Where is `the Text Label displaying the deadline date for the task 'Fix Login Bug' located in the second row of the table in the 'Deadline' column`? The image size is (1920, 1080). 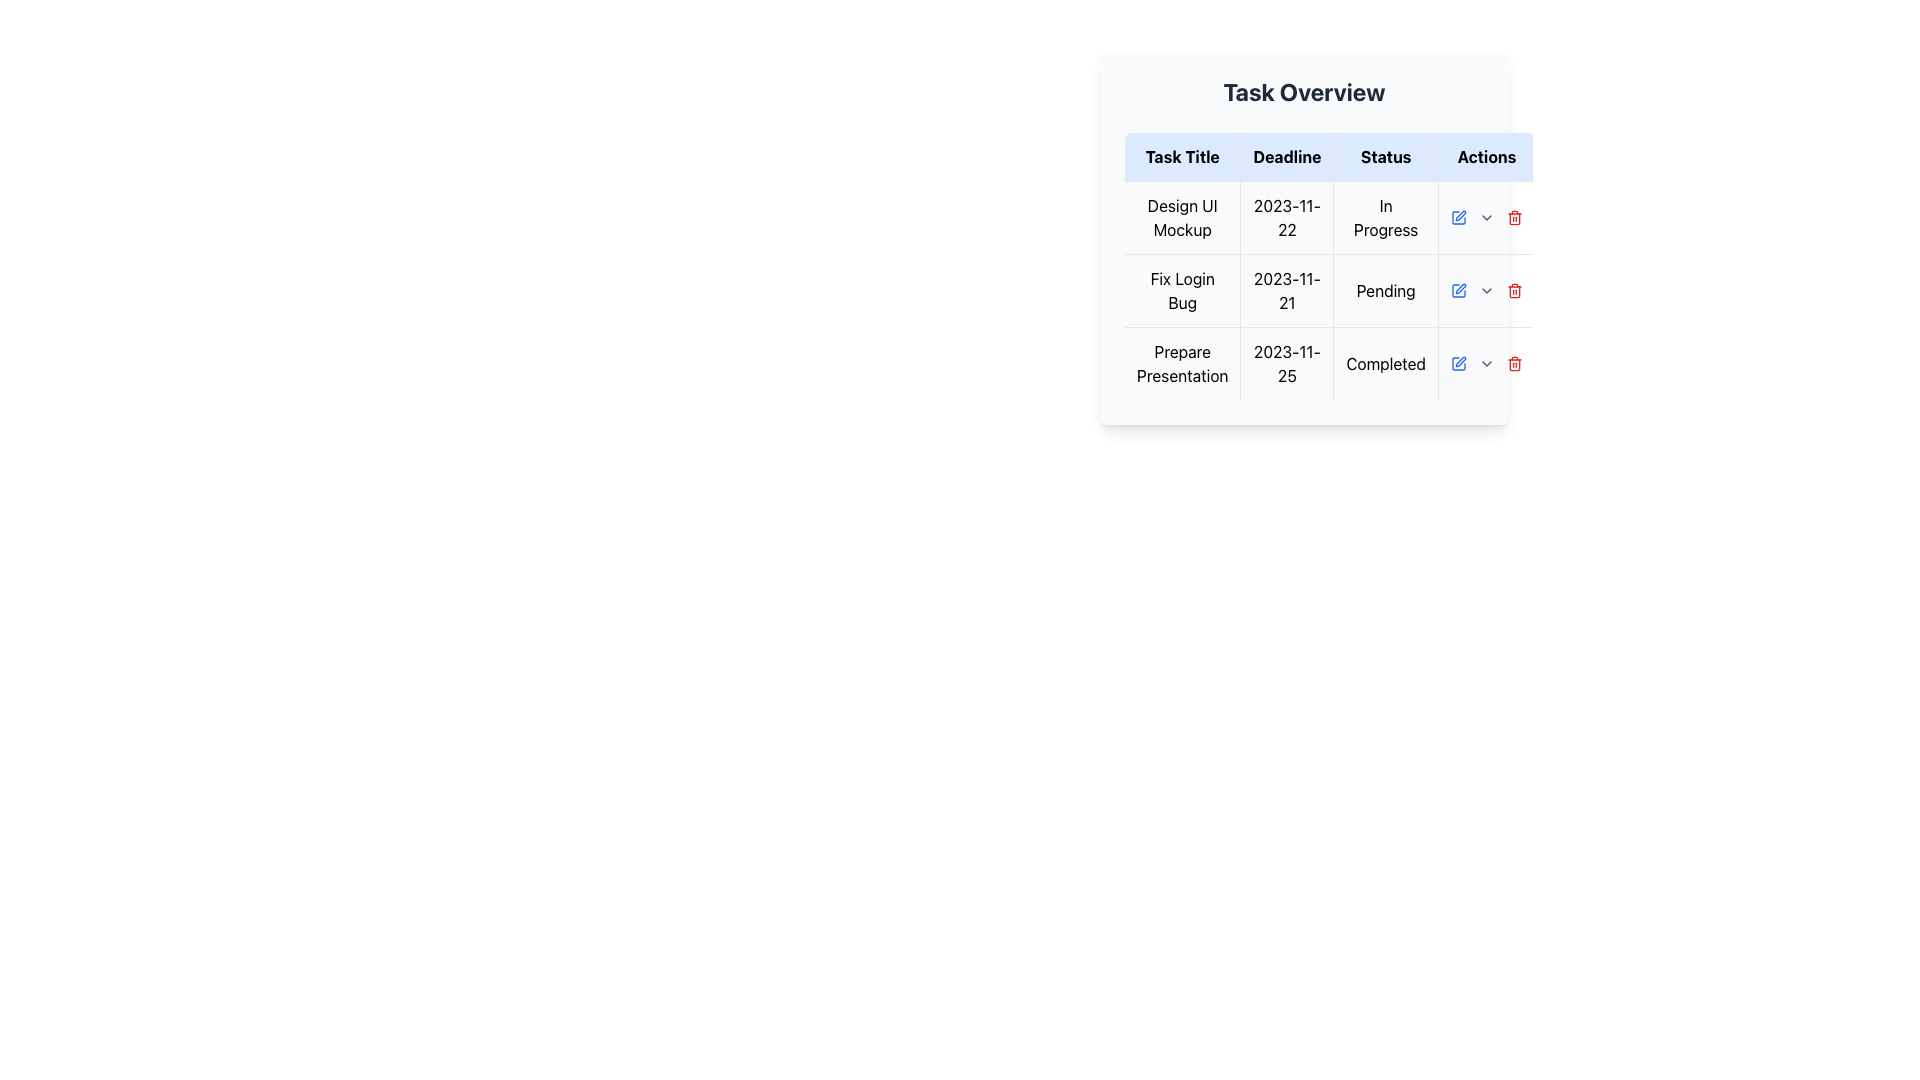 the Text Label displaying the deadline date for the task 'Fix Login Bug' located in the second row of the table in the 'Deadline' column is located at coordinates (1287, 290).